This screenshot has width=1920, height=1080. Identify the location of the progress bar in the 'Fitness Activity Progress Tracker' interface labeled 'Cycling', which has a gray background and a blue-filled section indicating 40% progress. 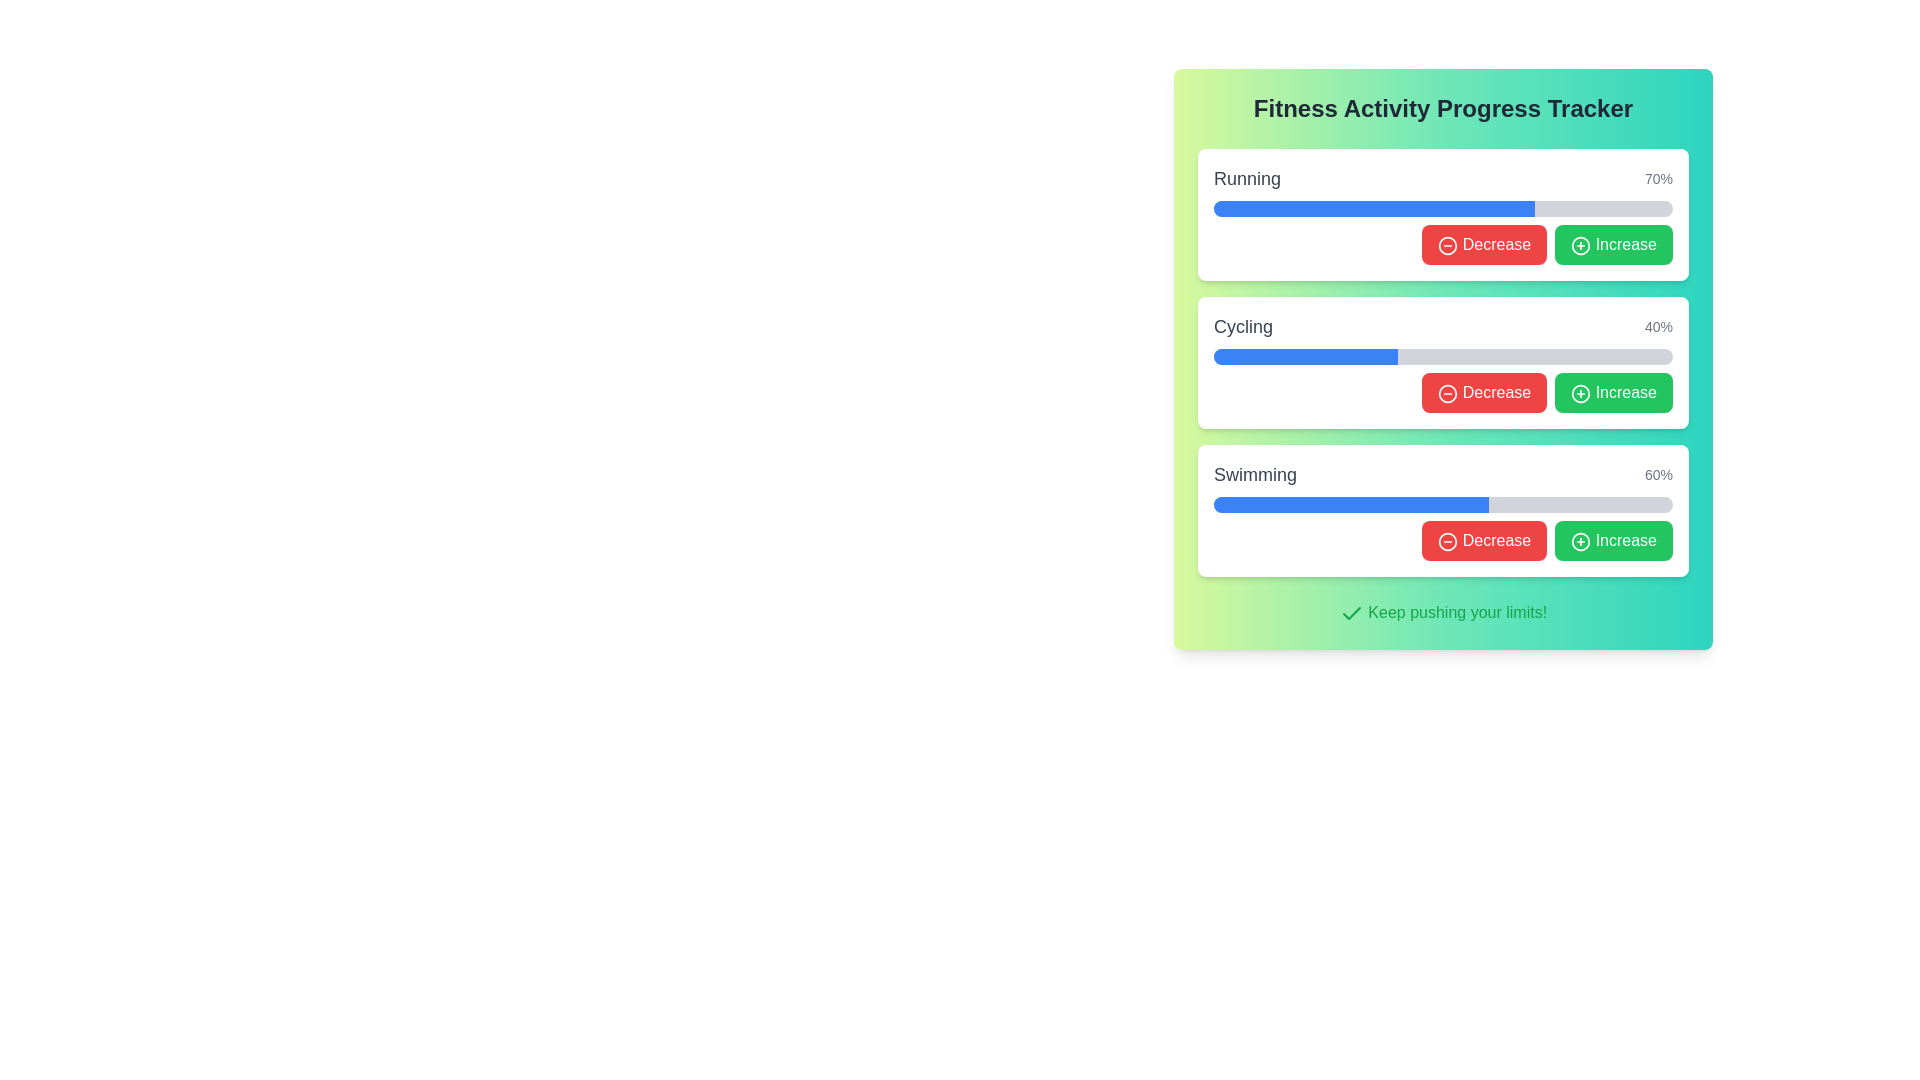
(1443, 356).